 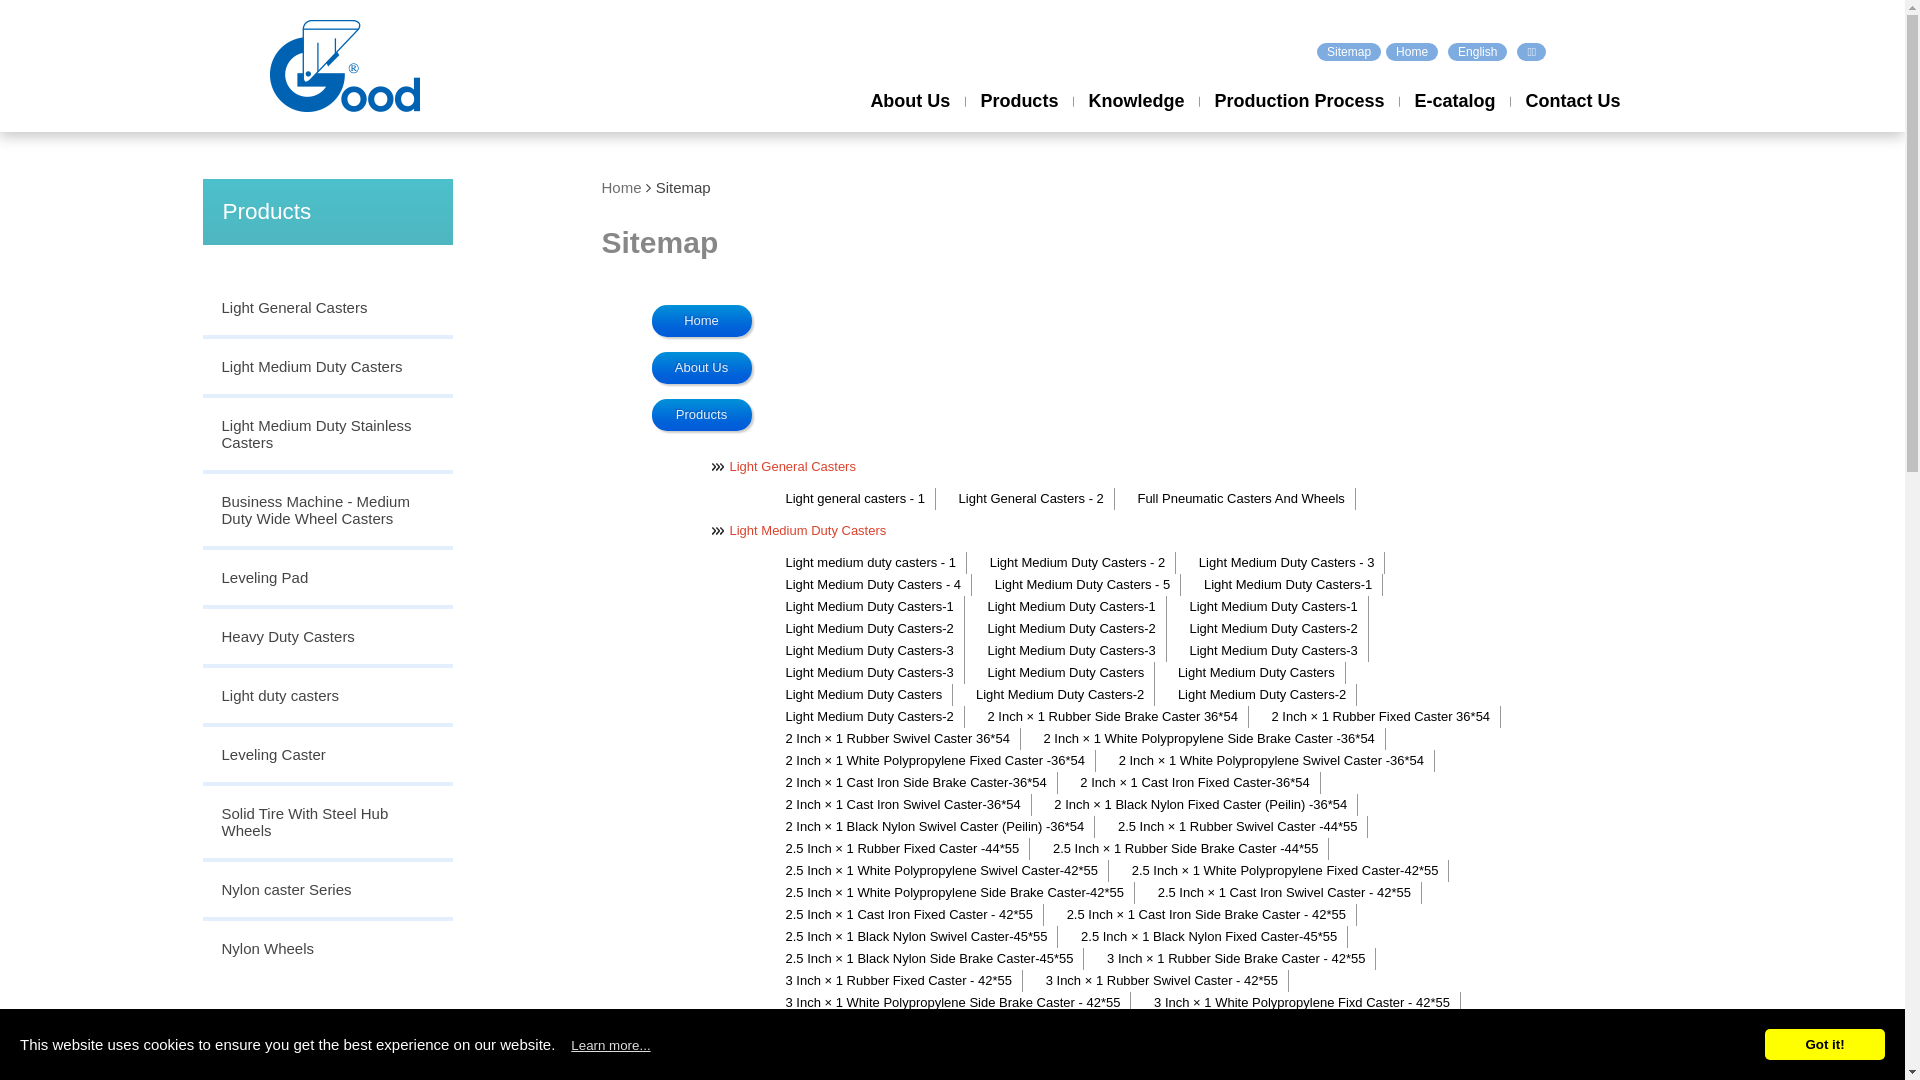 I want to click on 'Light duty casters', so click(x=201, y=696).